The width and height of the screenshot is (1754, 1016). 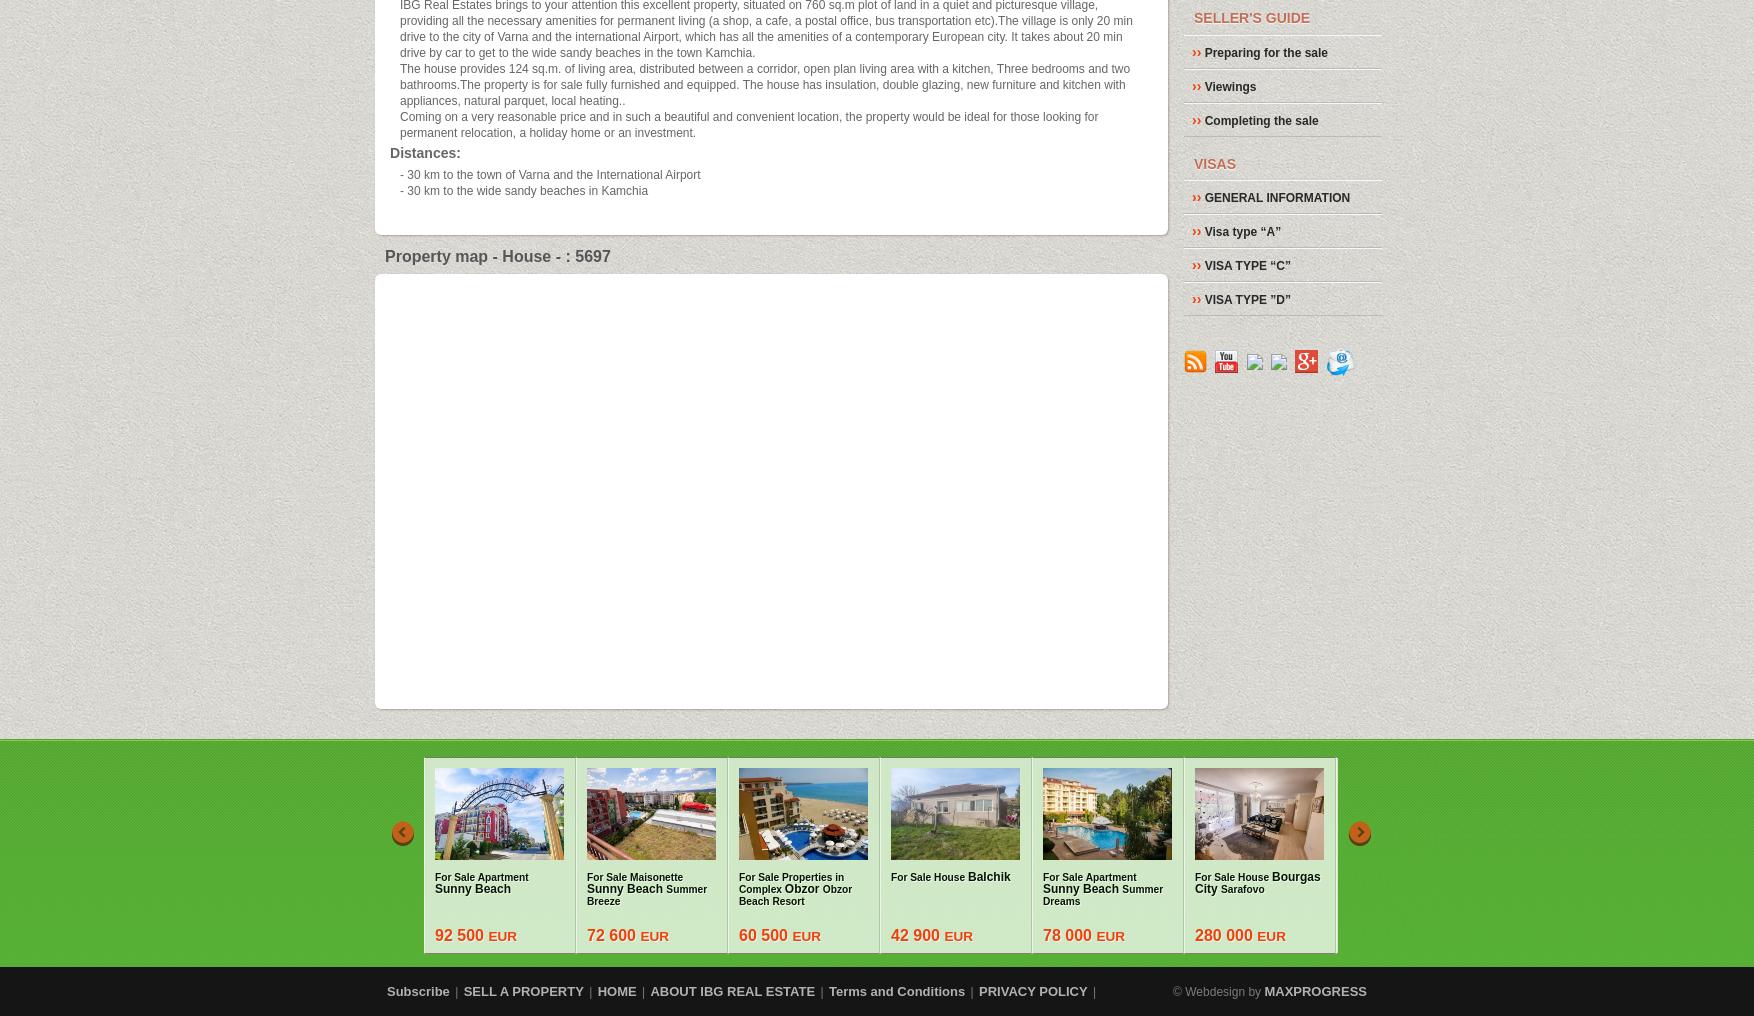 I want to click on 'Flores Park', so click(x=1552, y=894).